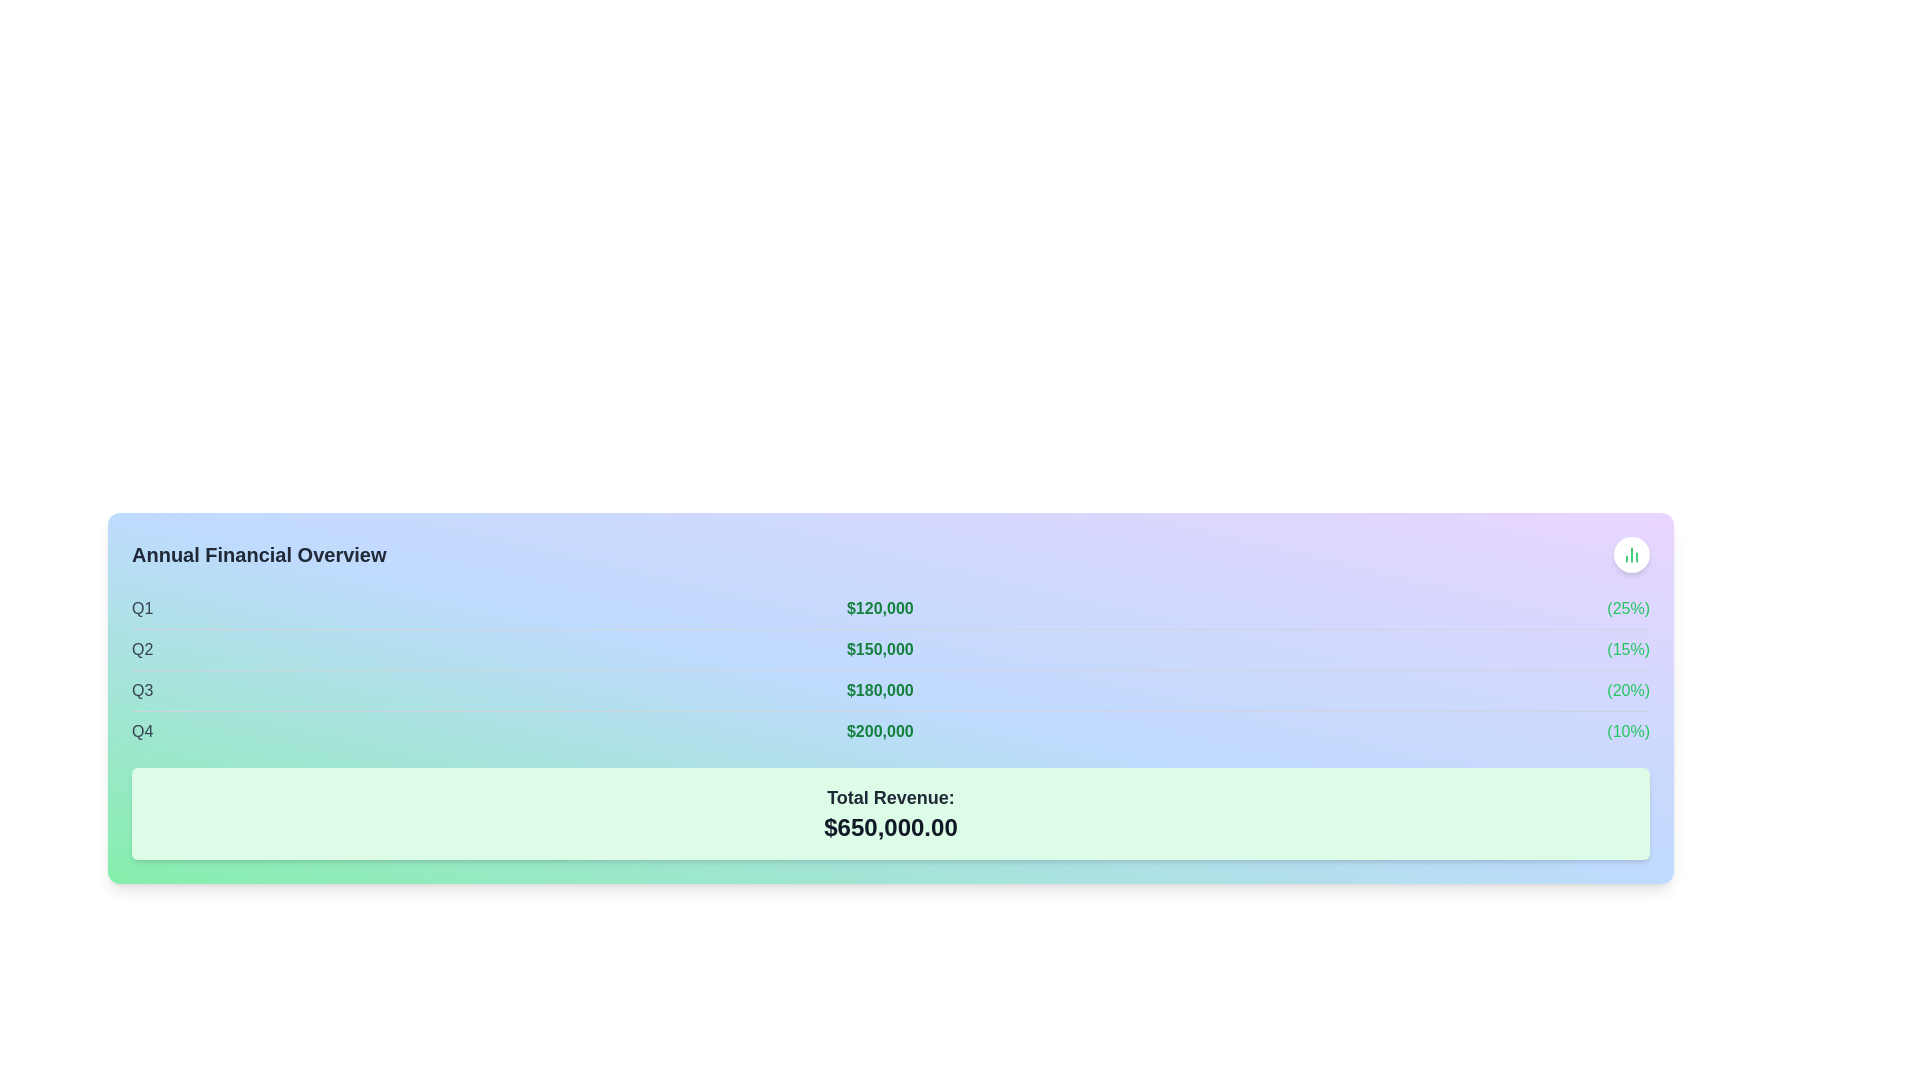 This screenshot has width=1920, height=1080. What do you see at coordinates (890, 689) in the screenshot?
I see `financial data displayed in the third list item under the title 'Annual Financial Overview', which shows Q3 monetary value and percentage representation` at bounding box center [890, 689].